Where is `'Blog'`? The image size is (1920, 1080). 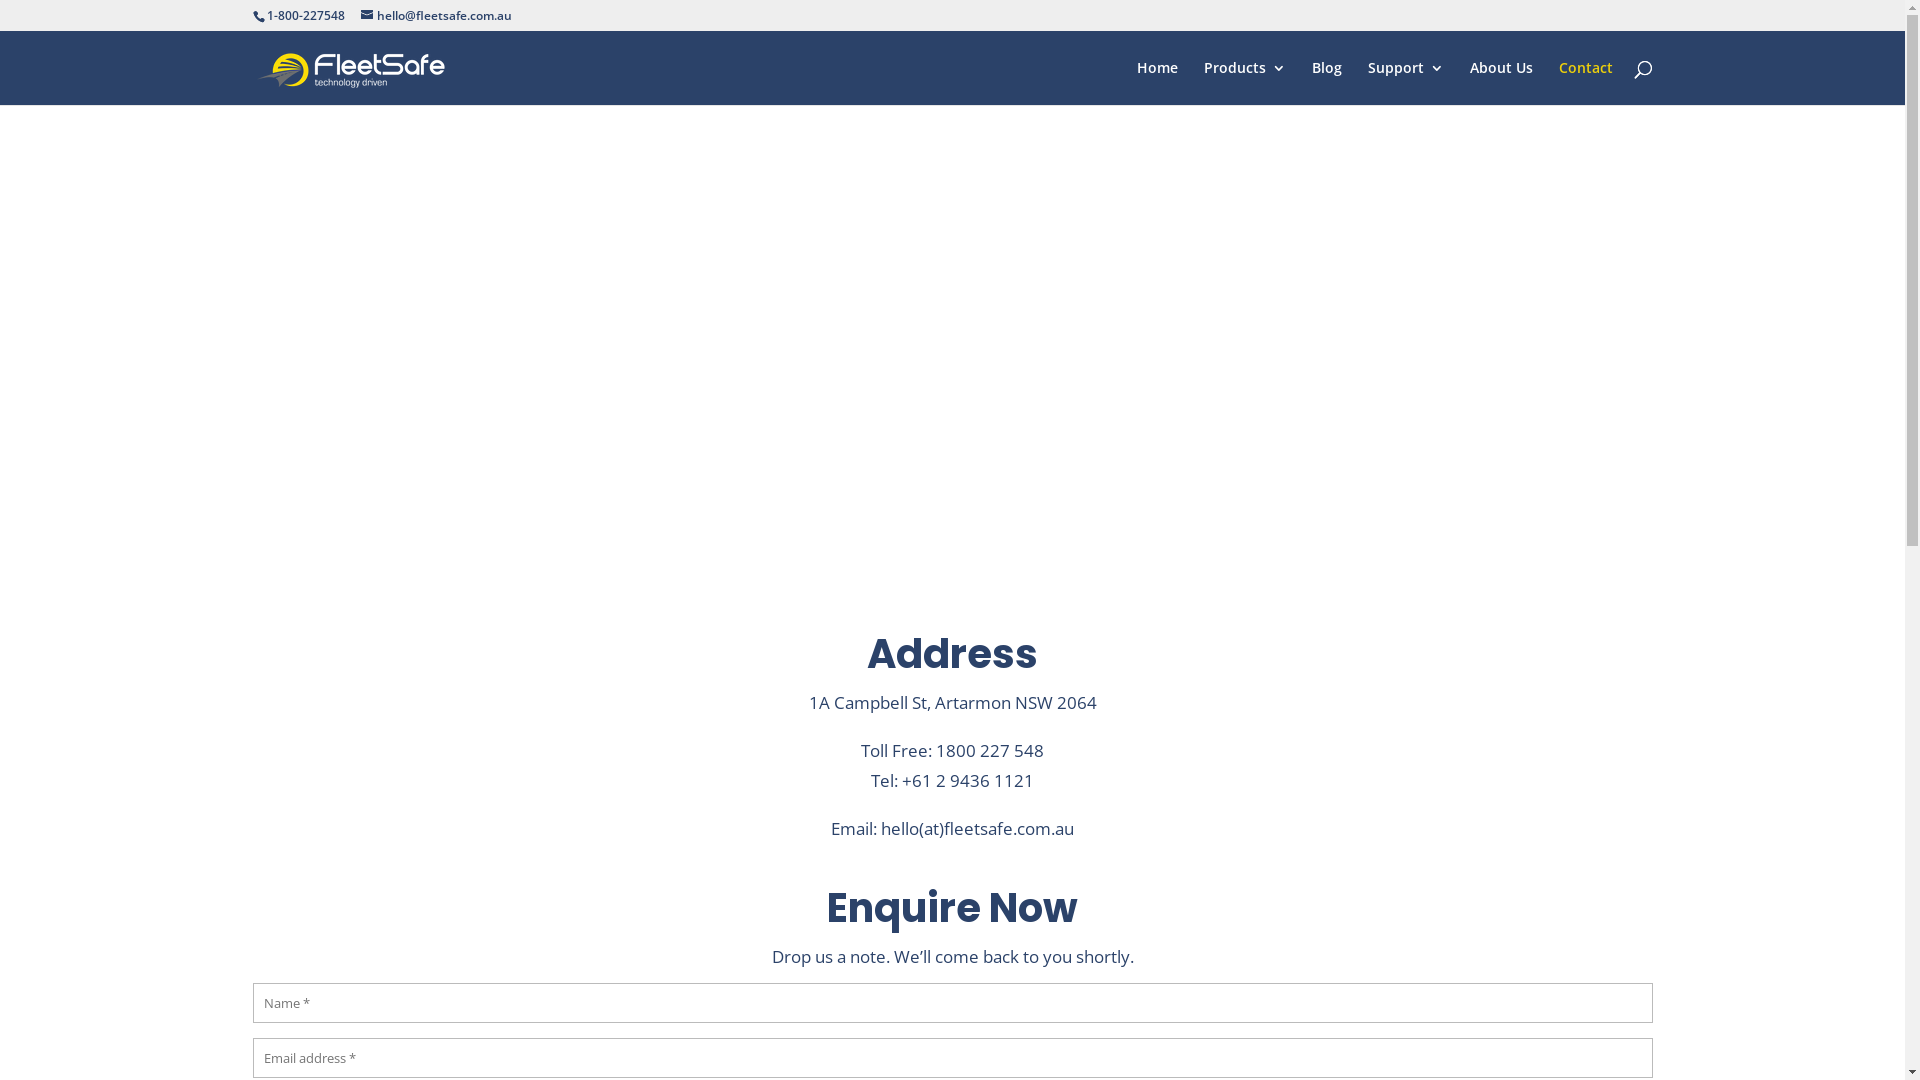
'Blog' is located at coordinates (1326, 82).